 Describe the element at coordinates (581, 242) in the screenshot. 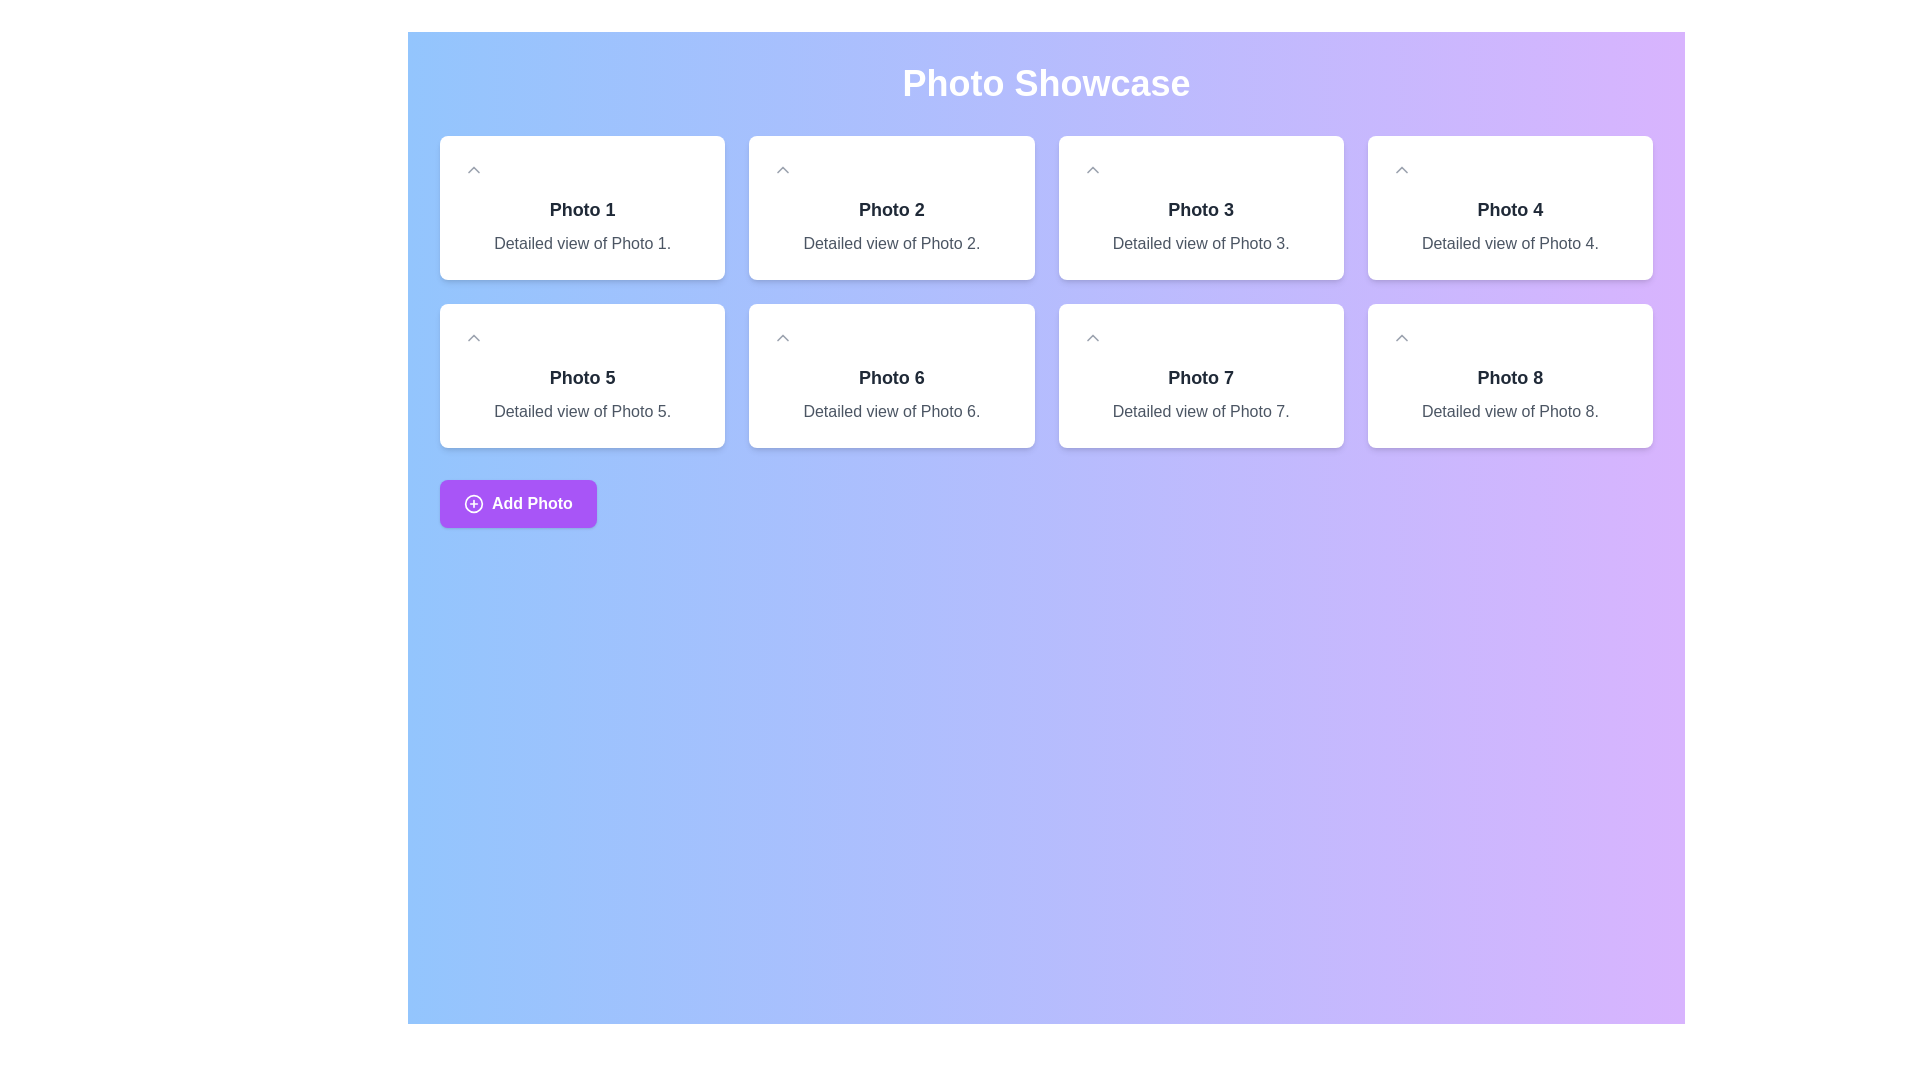

I see `text content of the text label that displays 'Detailed view of Photo 1.' located beneath the title 'Photo 1' in a gray font` at that location.